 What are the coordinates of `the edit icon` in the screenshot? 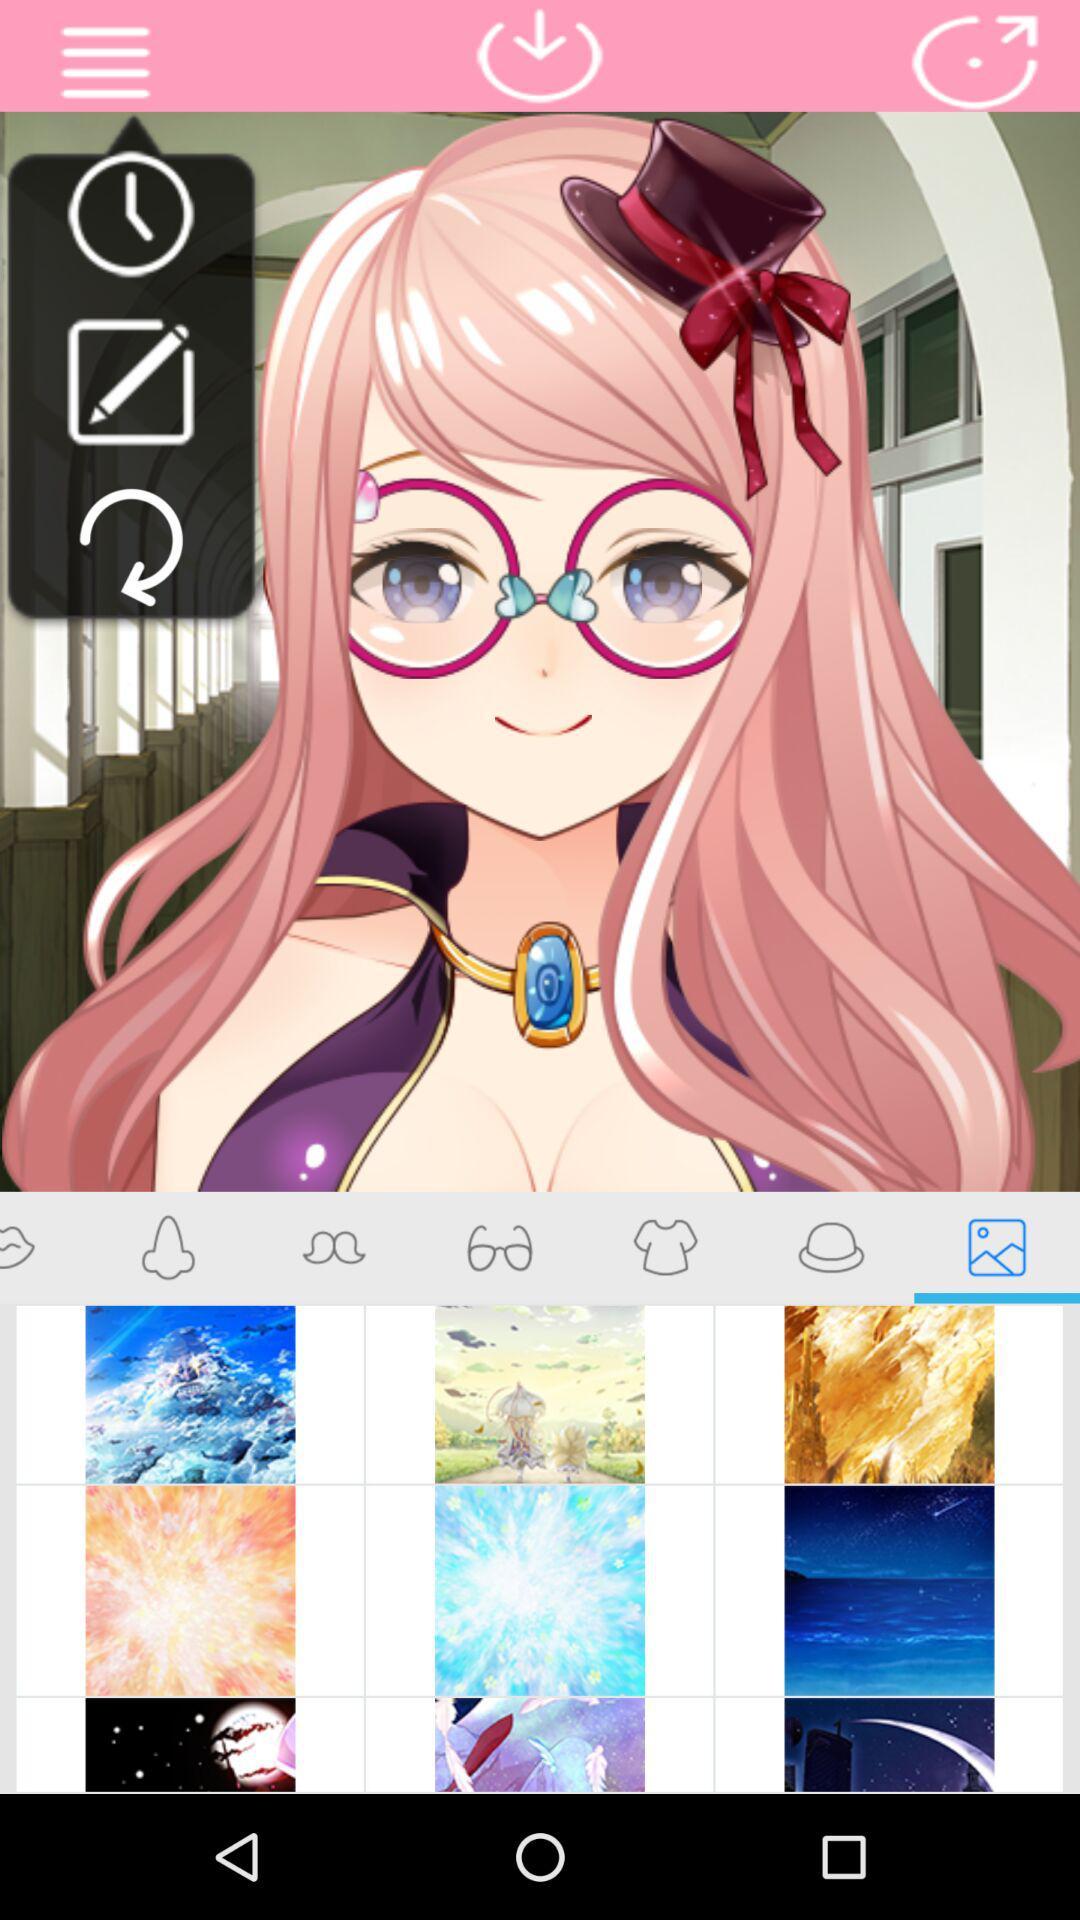 It's located at (130, 407).